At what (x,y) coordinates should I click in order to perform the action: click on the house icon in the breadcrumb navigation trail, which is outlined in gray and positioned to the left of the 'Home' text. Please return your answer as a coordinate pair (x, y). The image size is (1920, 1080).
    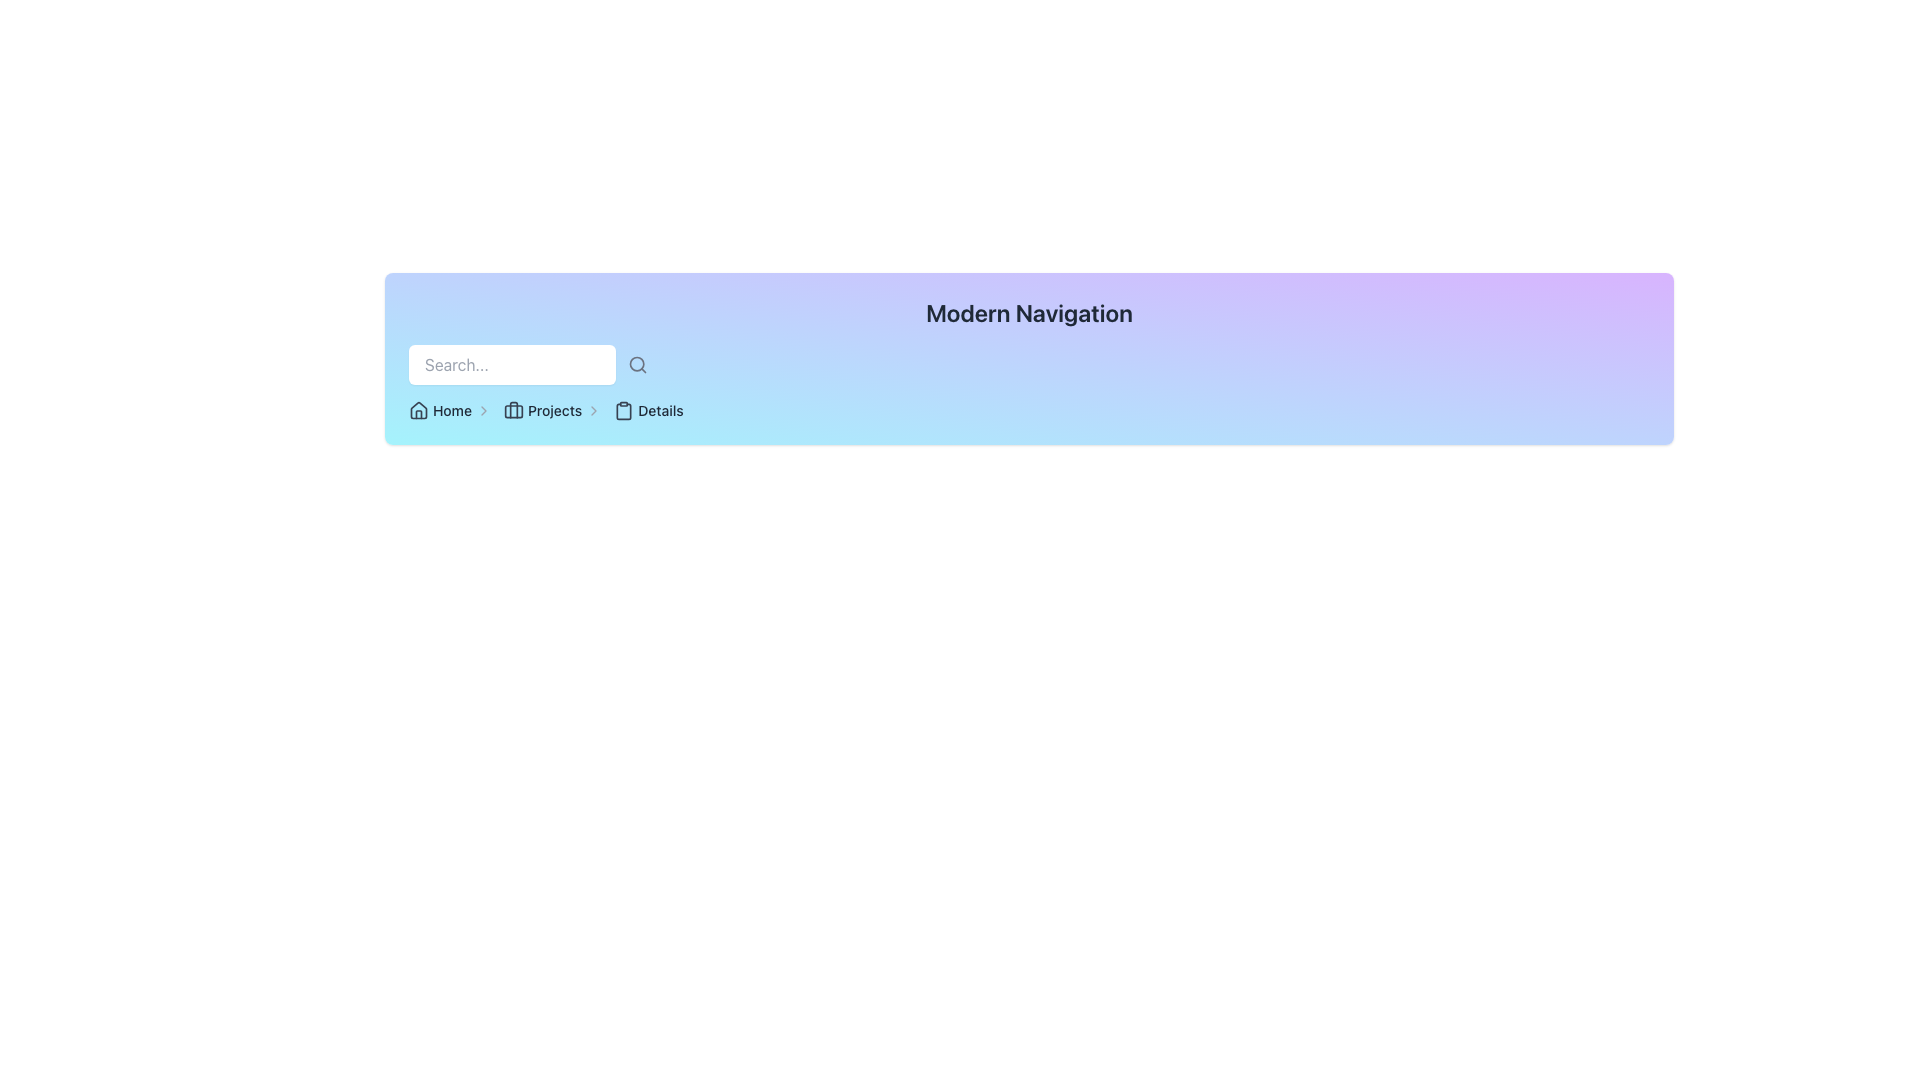
    Looking at the image, I should click on (417, 410).